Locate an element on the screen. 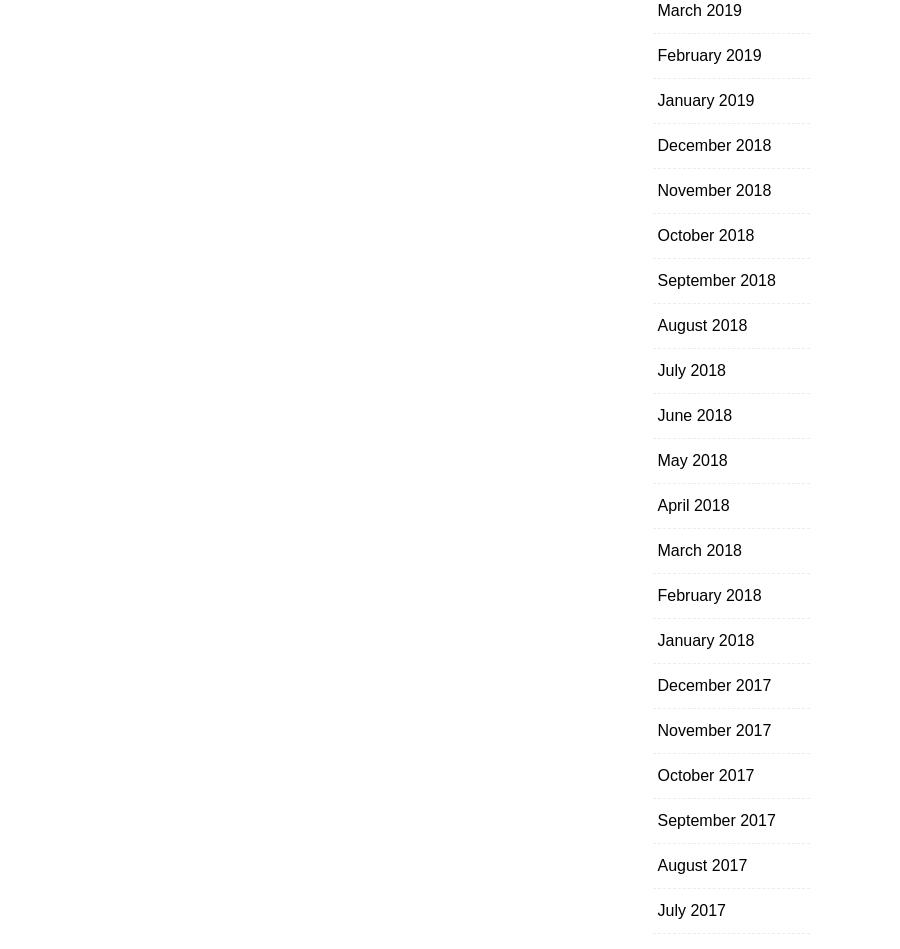 The image size is (900, 949). 'August 2018' is located at coordinates (701, 325).